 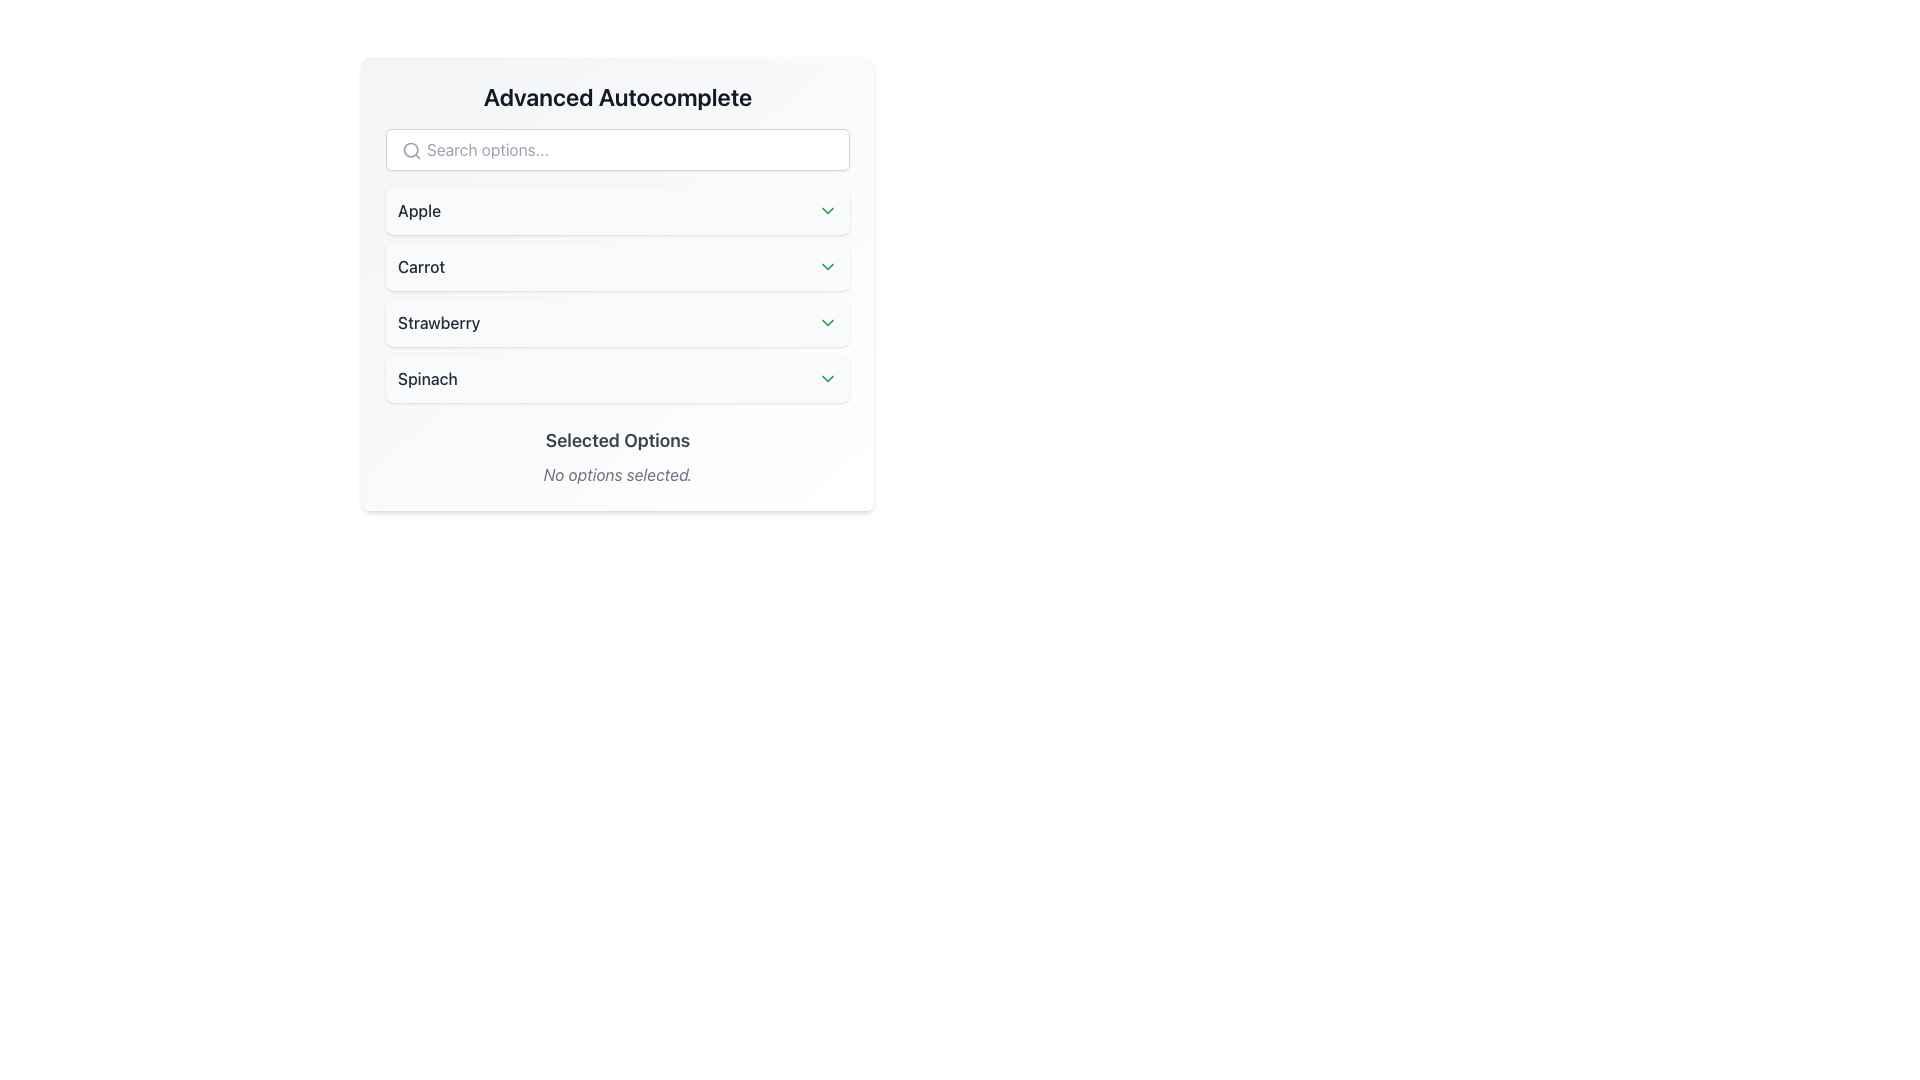 I want to click on the circular portion of the search magnifying glass icon located on the left side of the search bar component, so click(x=410, y=149).